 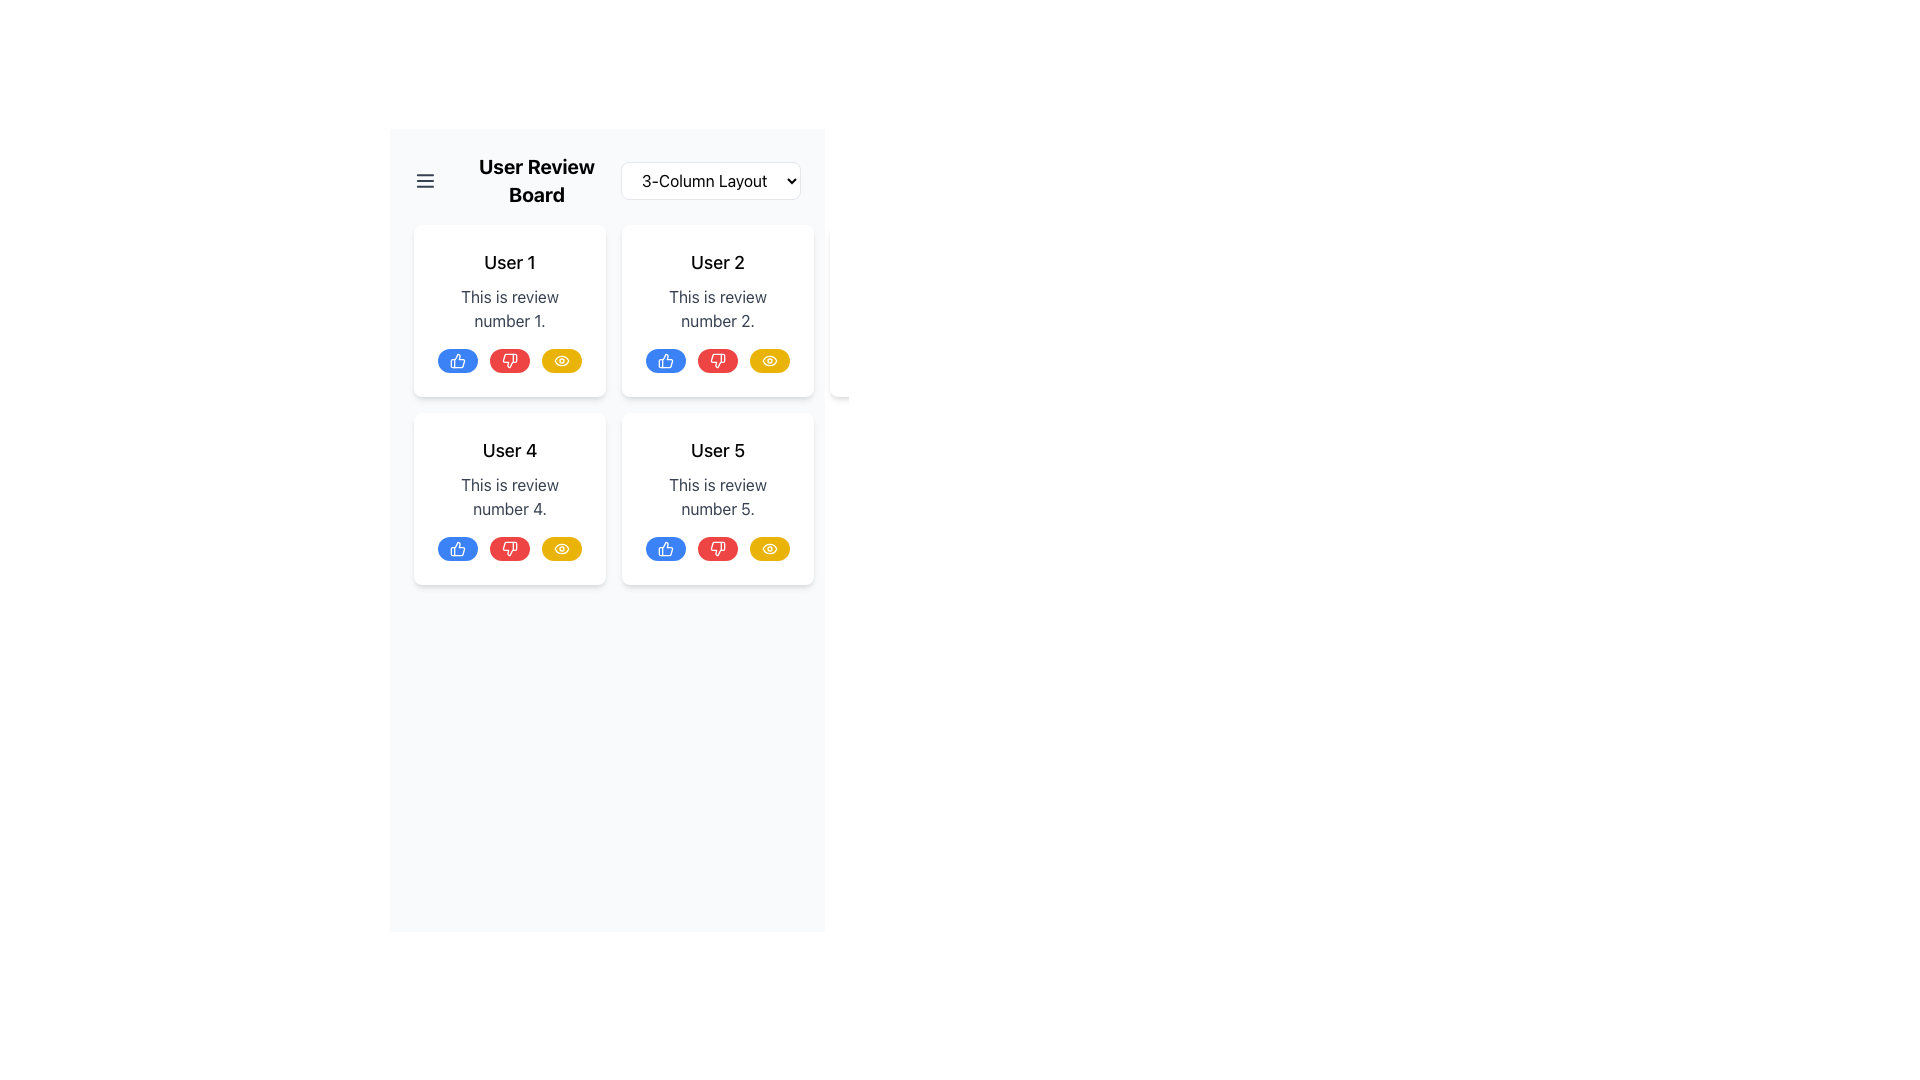 I want to click on the blue thumbs-up icon button in the user review card titled 'User 5', so click(x=665, y=548).